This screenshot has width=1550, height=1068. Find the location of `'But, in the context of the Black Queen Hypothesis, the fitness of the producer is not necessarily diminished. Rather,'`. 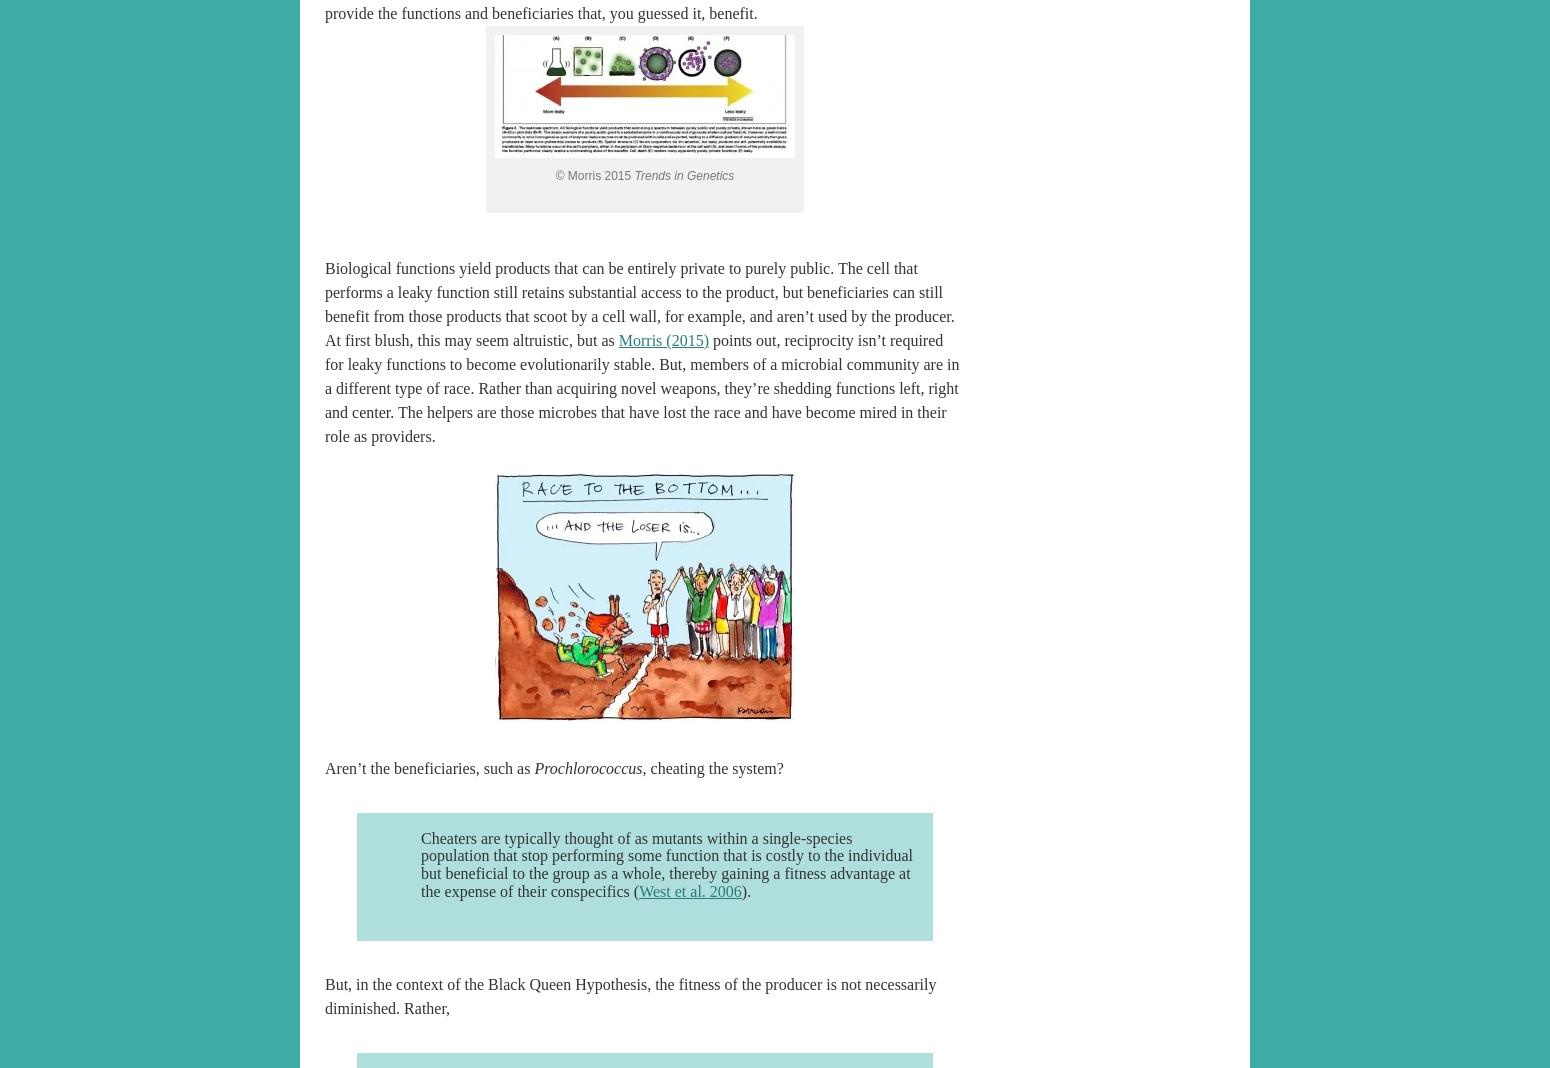

'But, in the context of the Black Queen Hypothesis, the fitness of the producer is not necessarily diminished. Rather,' is located at coordinates (324, 996).